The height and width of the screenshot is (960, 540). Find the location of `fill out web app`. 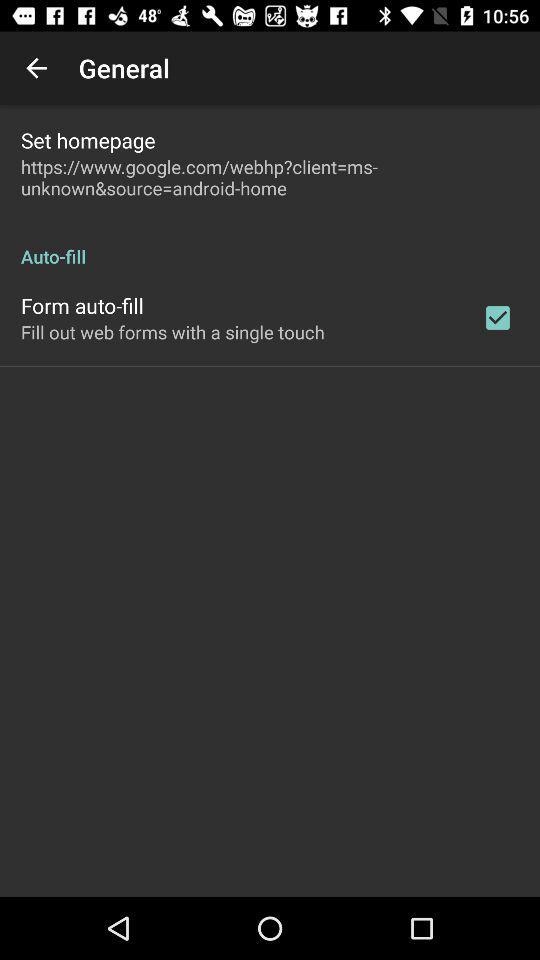

fill out web app is located at coordinates (172, 332).